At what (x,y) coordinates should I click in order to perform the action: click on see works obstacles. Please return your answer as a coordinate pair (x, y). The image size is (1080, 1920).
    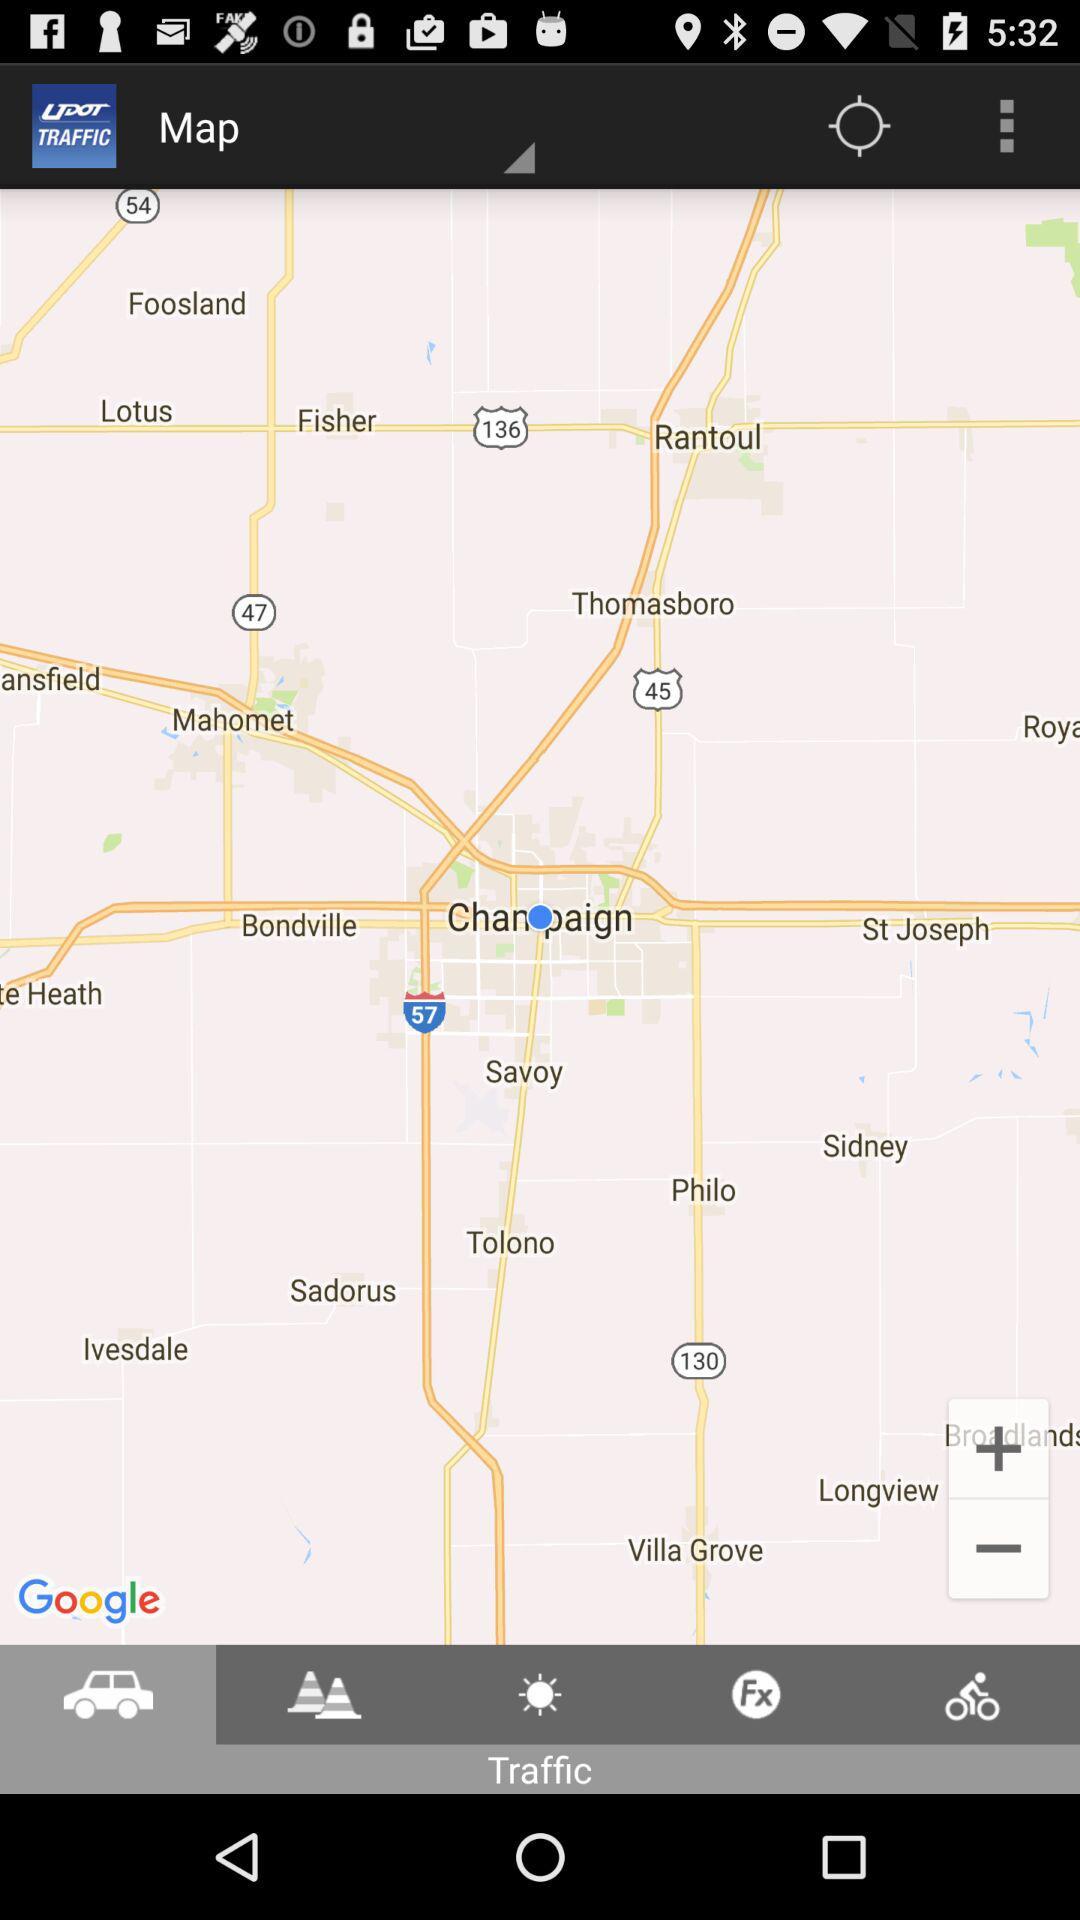
    Looking at the image, I should click on (323, 1693).